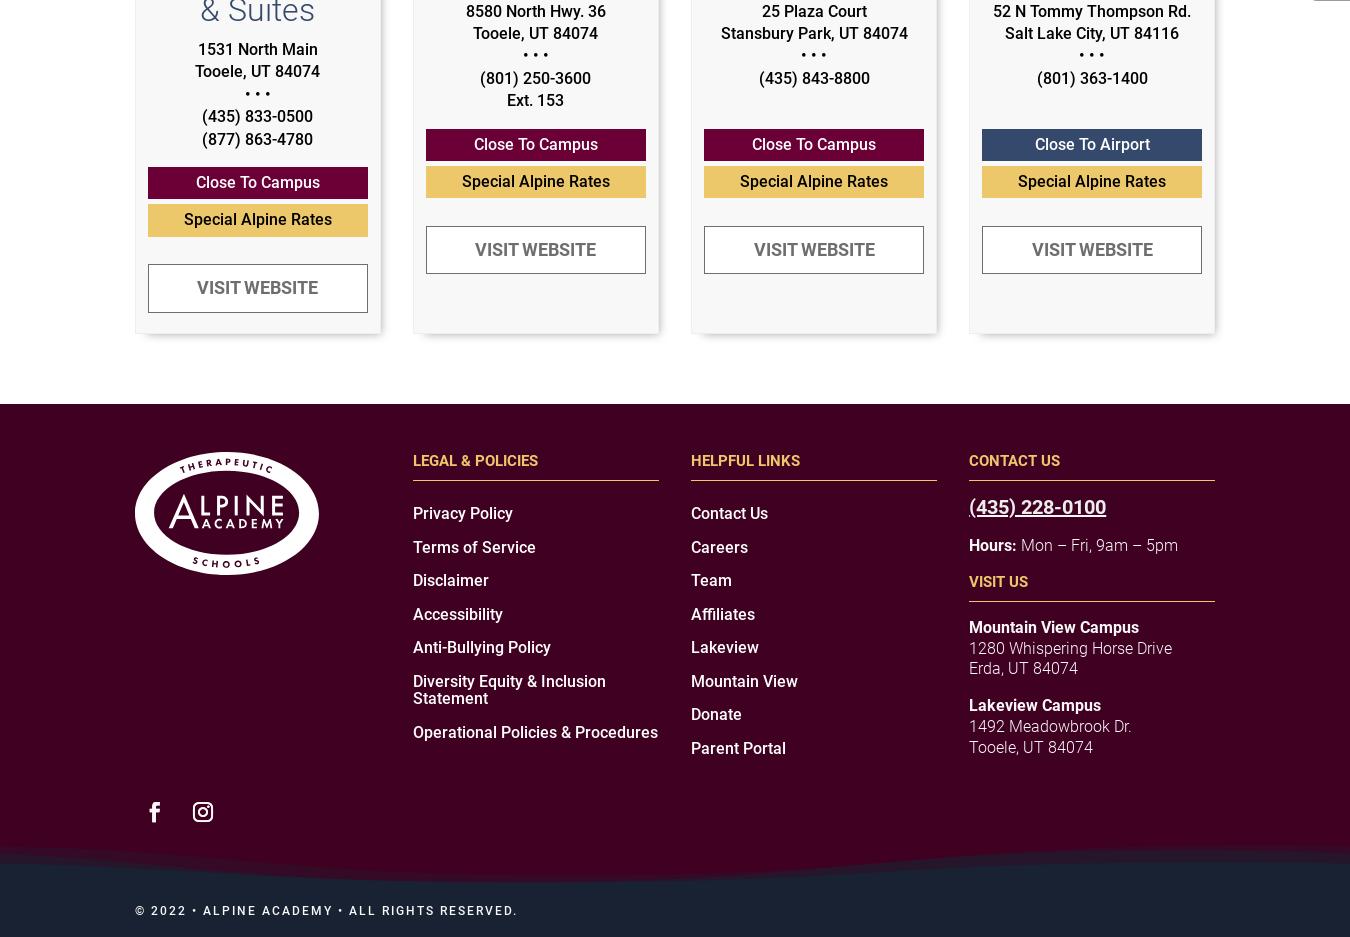  I want to click on 'Diversity Equity & Inclusion Statement', so click(508, 689).